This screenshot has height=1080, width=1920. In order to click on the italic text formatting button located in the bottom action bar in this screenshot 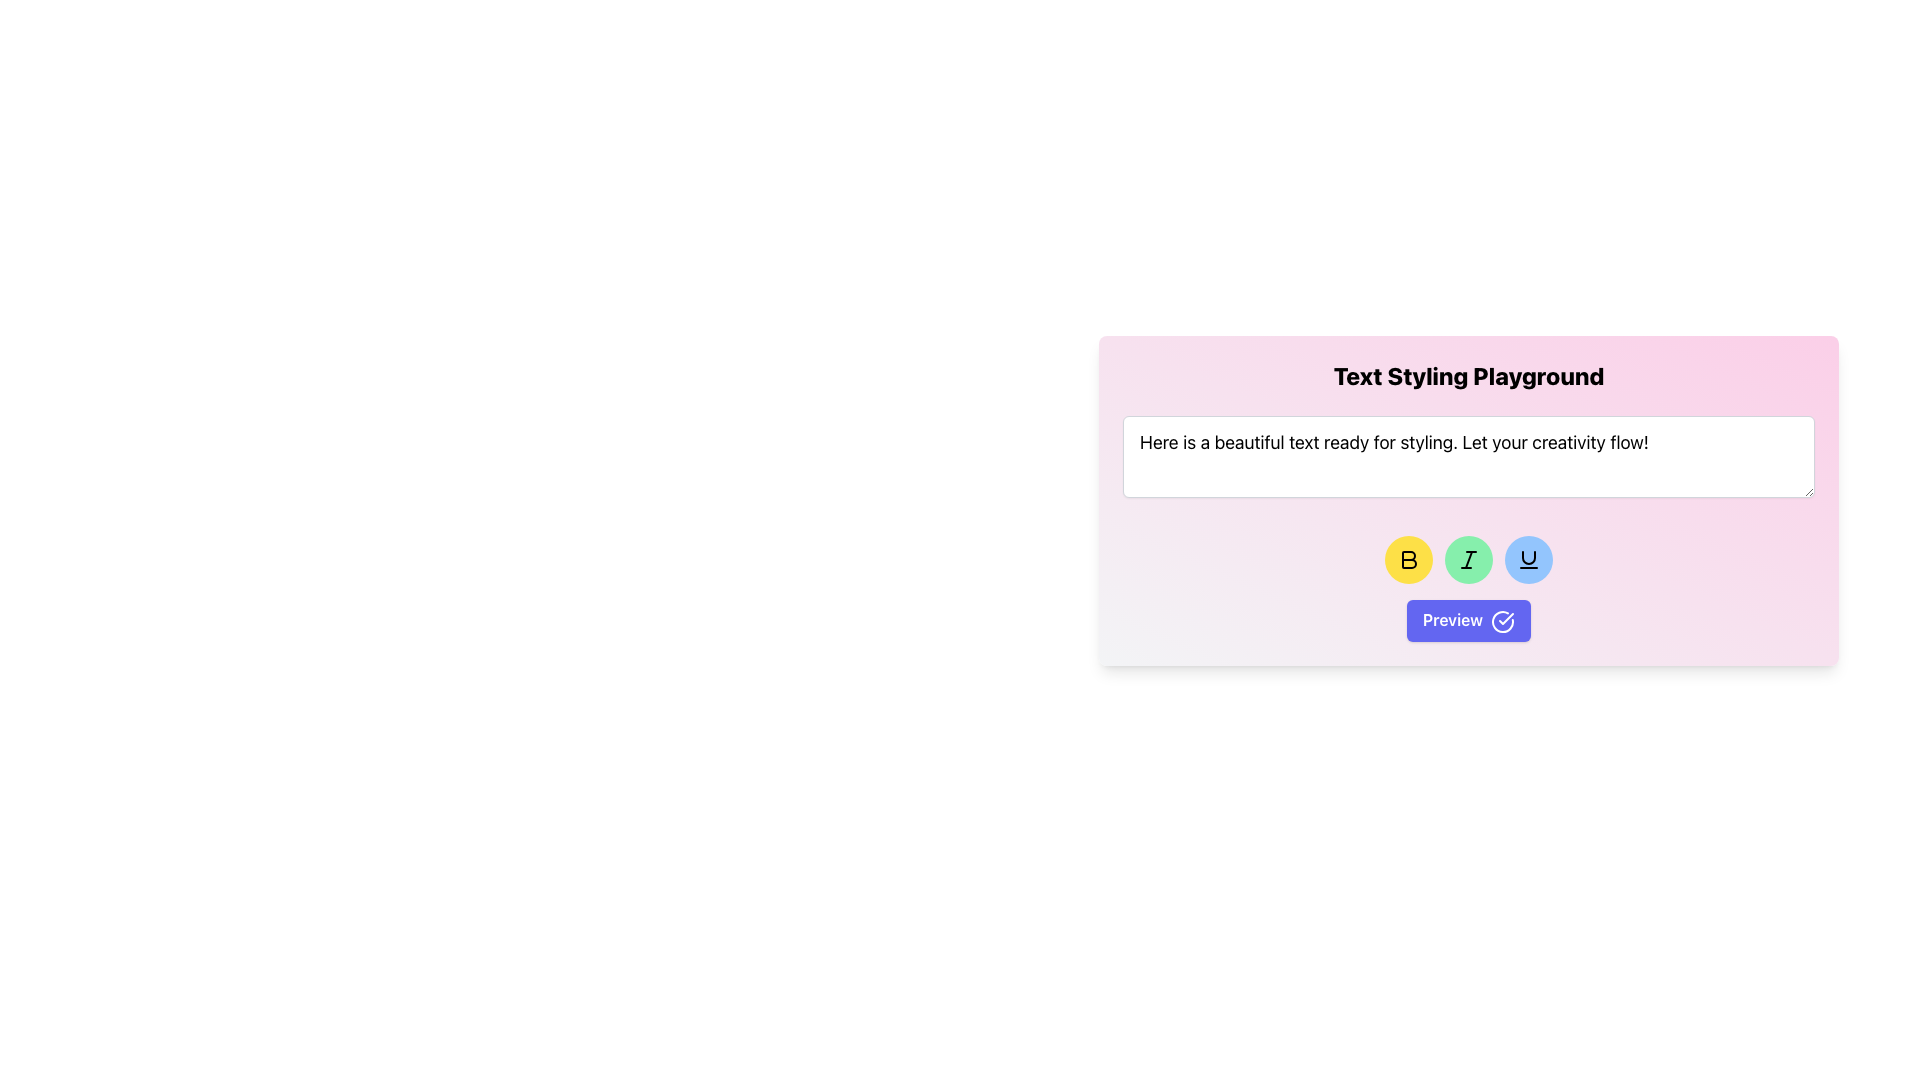, I will do `click(1468, 559)`.